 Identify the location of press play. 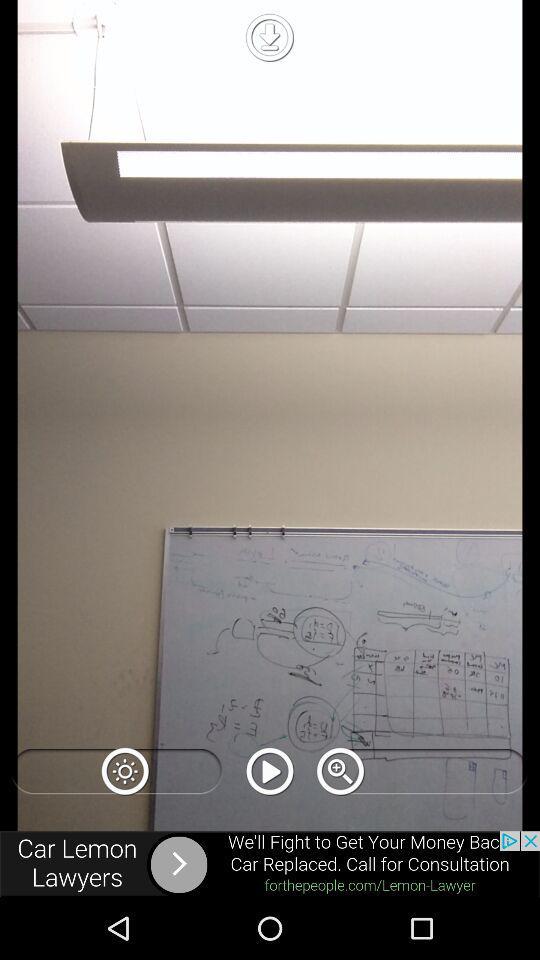
(270, 770).